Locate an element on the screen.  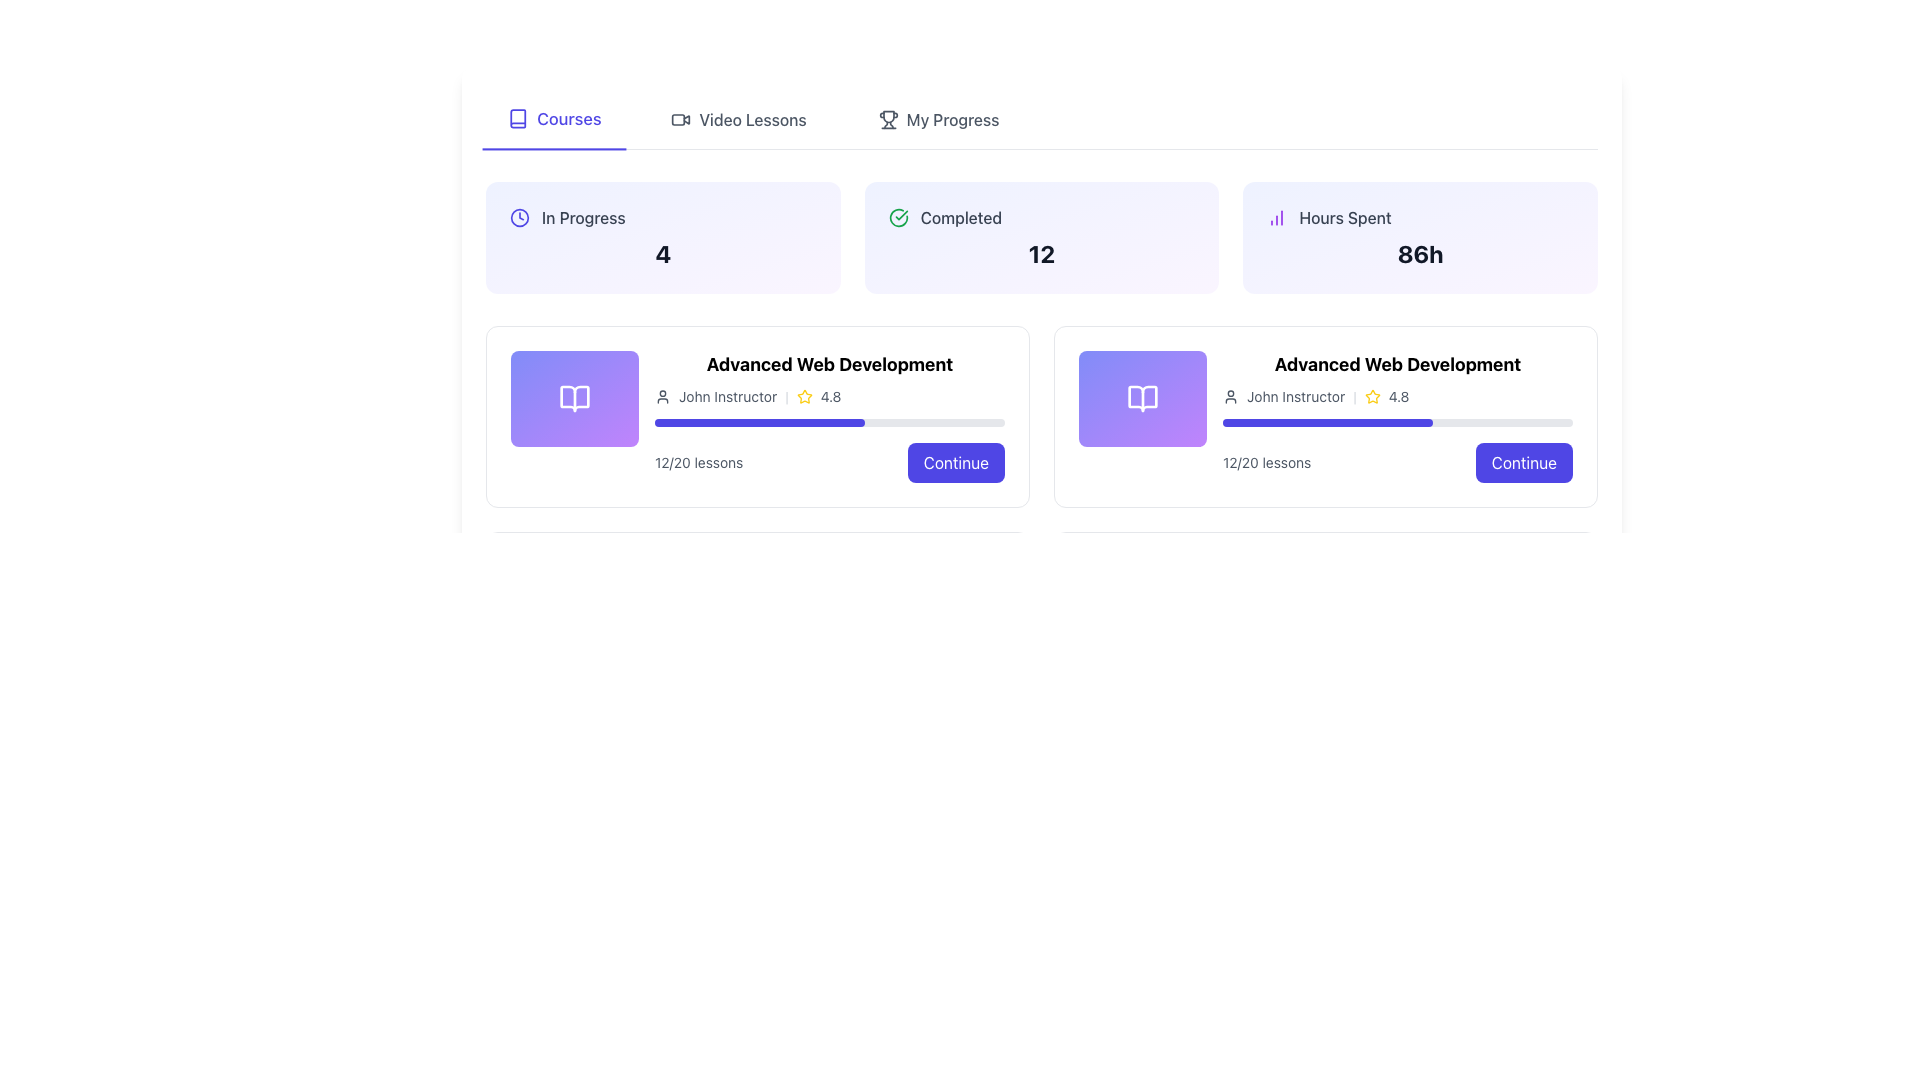
the 'Video Lessons' button in the navigation bar to change its appearance is located at coordinates (738, 119).